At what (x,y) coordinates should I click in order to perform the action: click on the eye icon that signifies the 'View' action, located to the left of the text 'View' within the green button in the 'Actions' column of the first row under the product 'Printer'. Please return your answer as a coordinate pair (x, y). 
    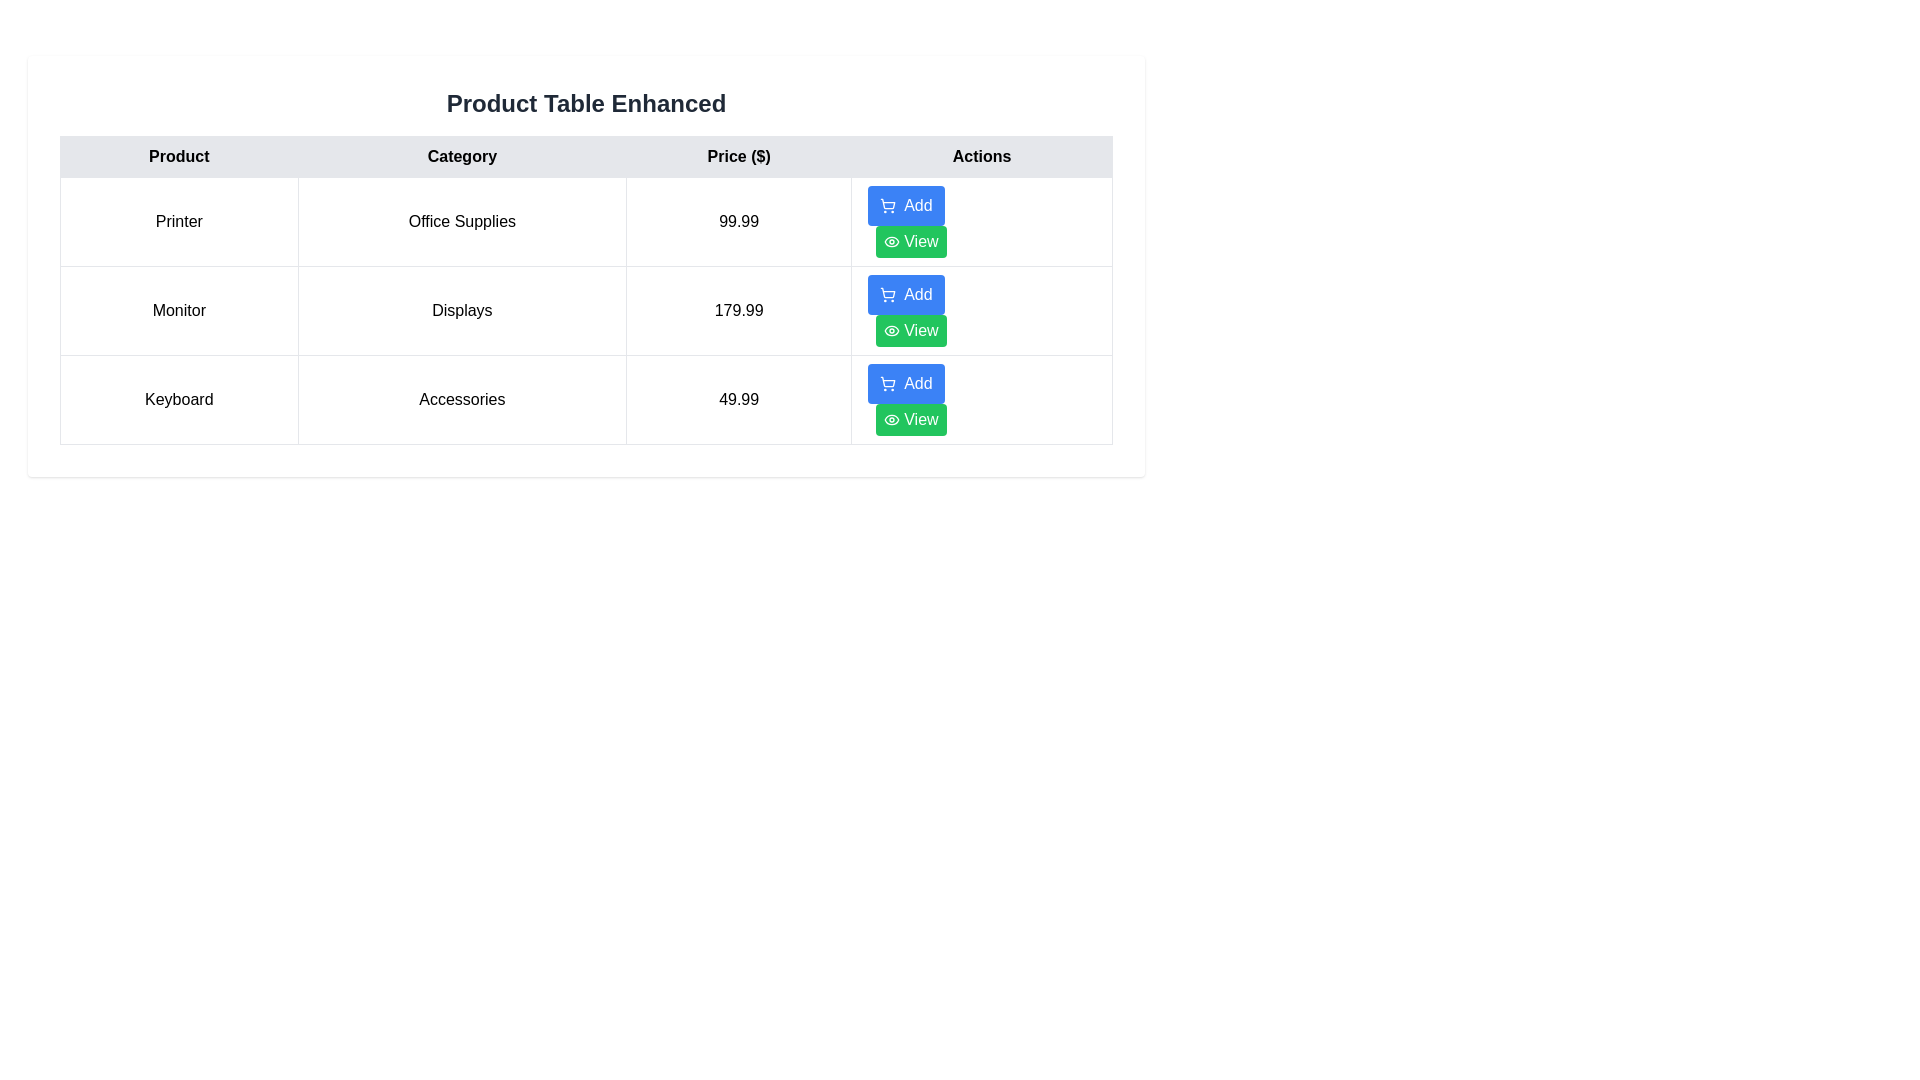
    Looking at the image, I should click on (891, 241).